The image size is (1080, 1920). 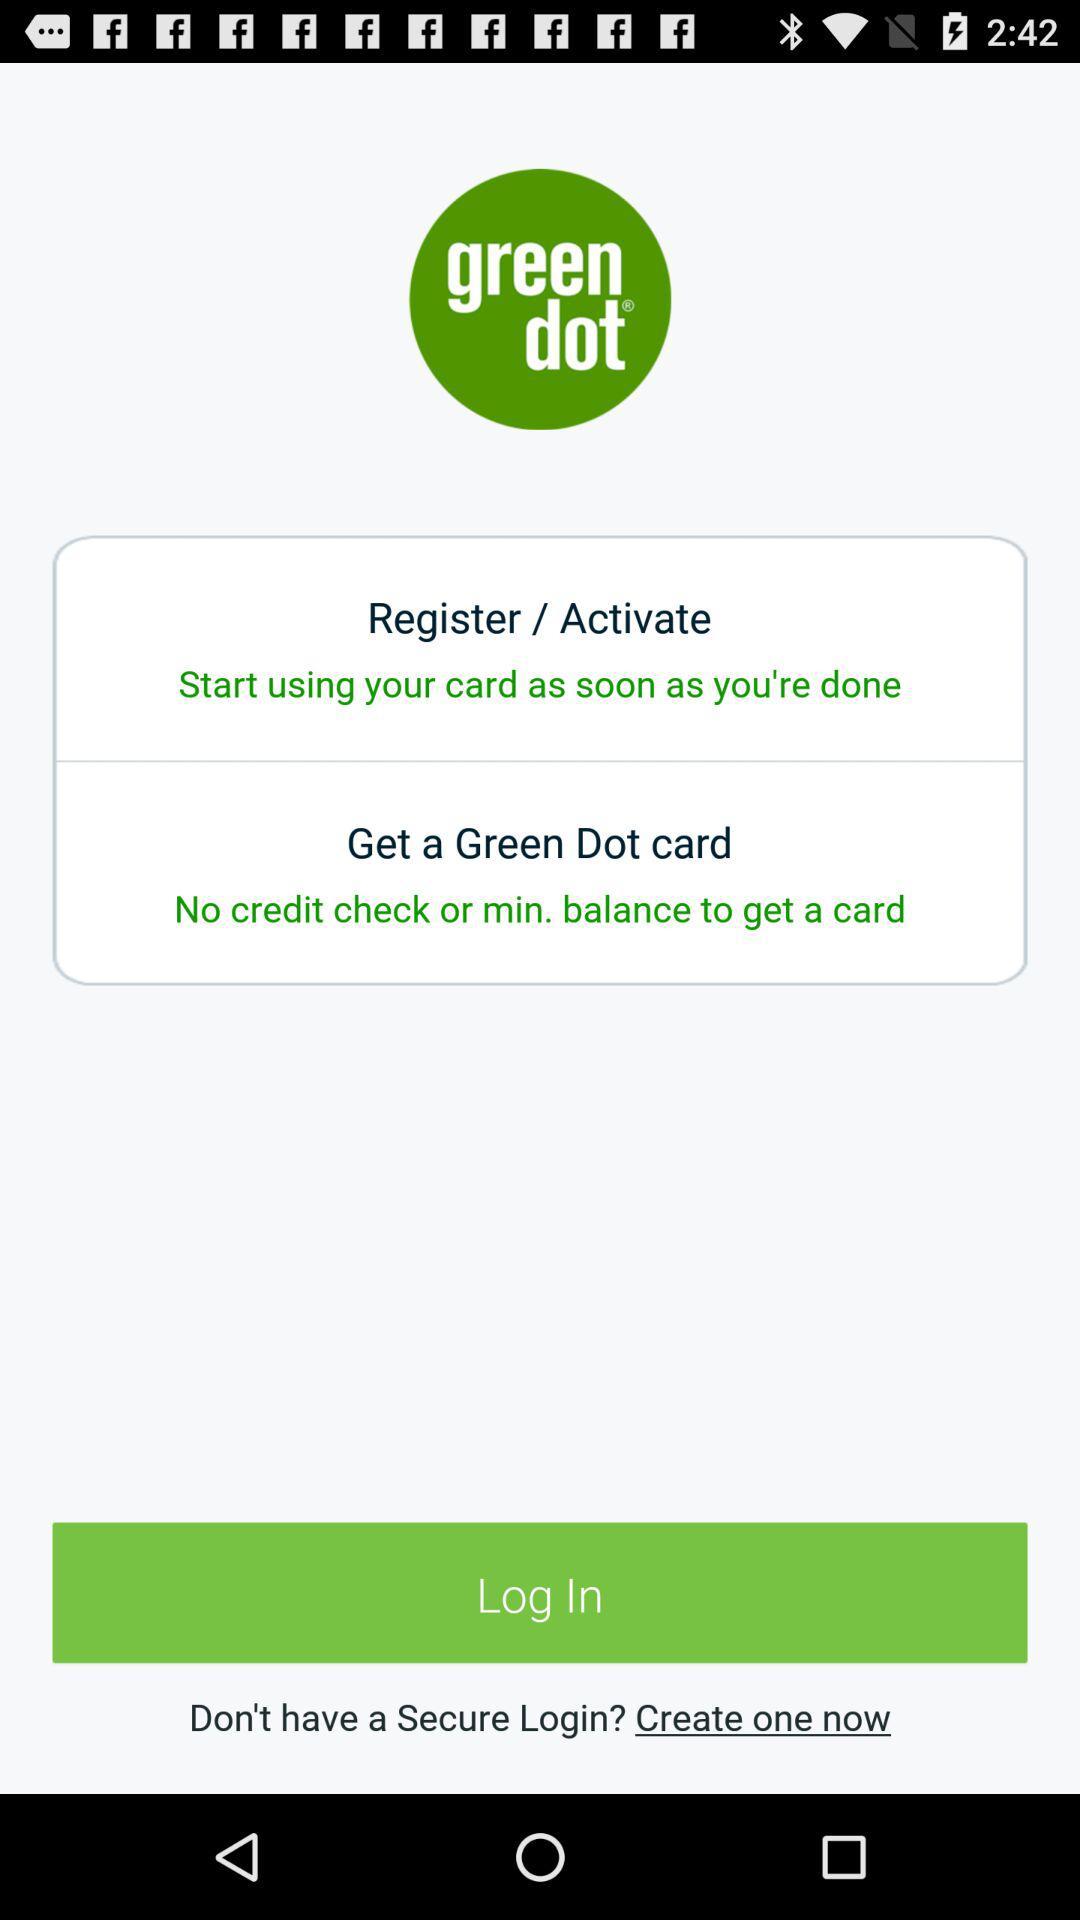 I want to click on the app to the right of the don t have app, so click(x=763, y=1715).